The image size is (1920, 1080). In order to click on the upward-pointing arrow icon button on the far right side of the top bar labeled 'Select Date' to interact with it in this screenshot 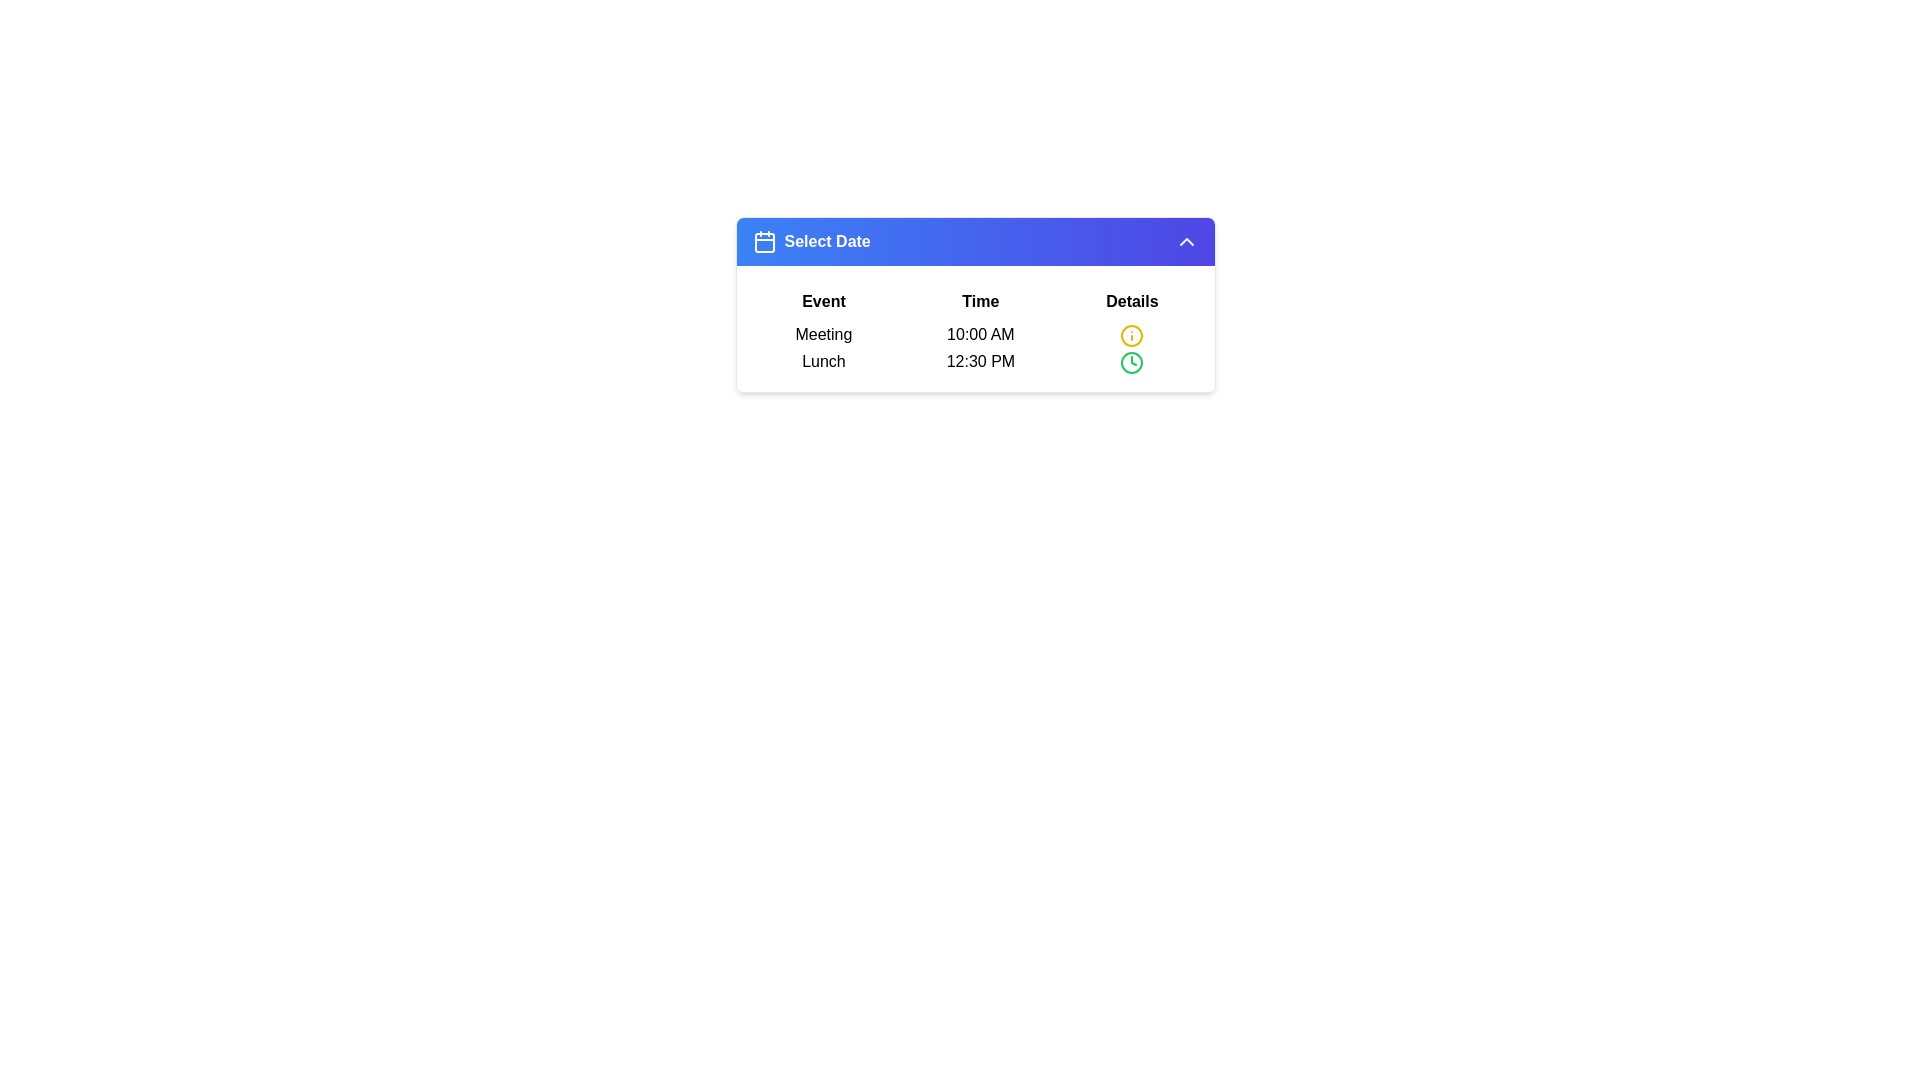, I will do `click(1186, 241)`.